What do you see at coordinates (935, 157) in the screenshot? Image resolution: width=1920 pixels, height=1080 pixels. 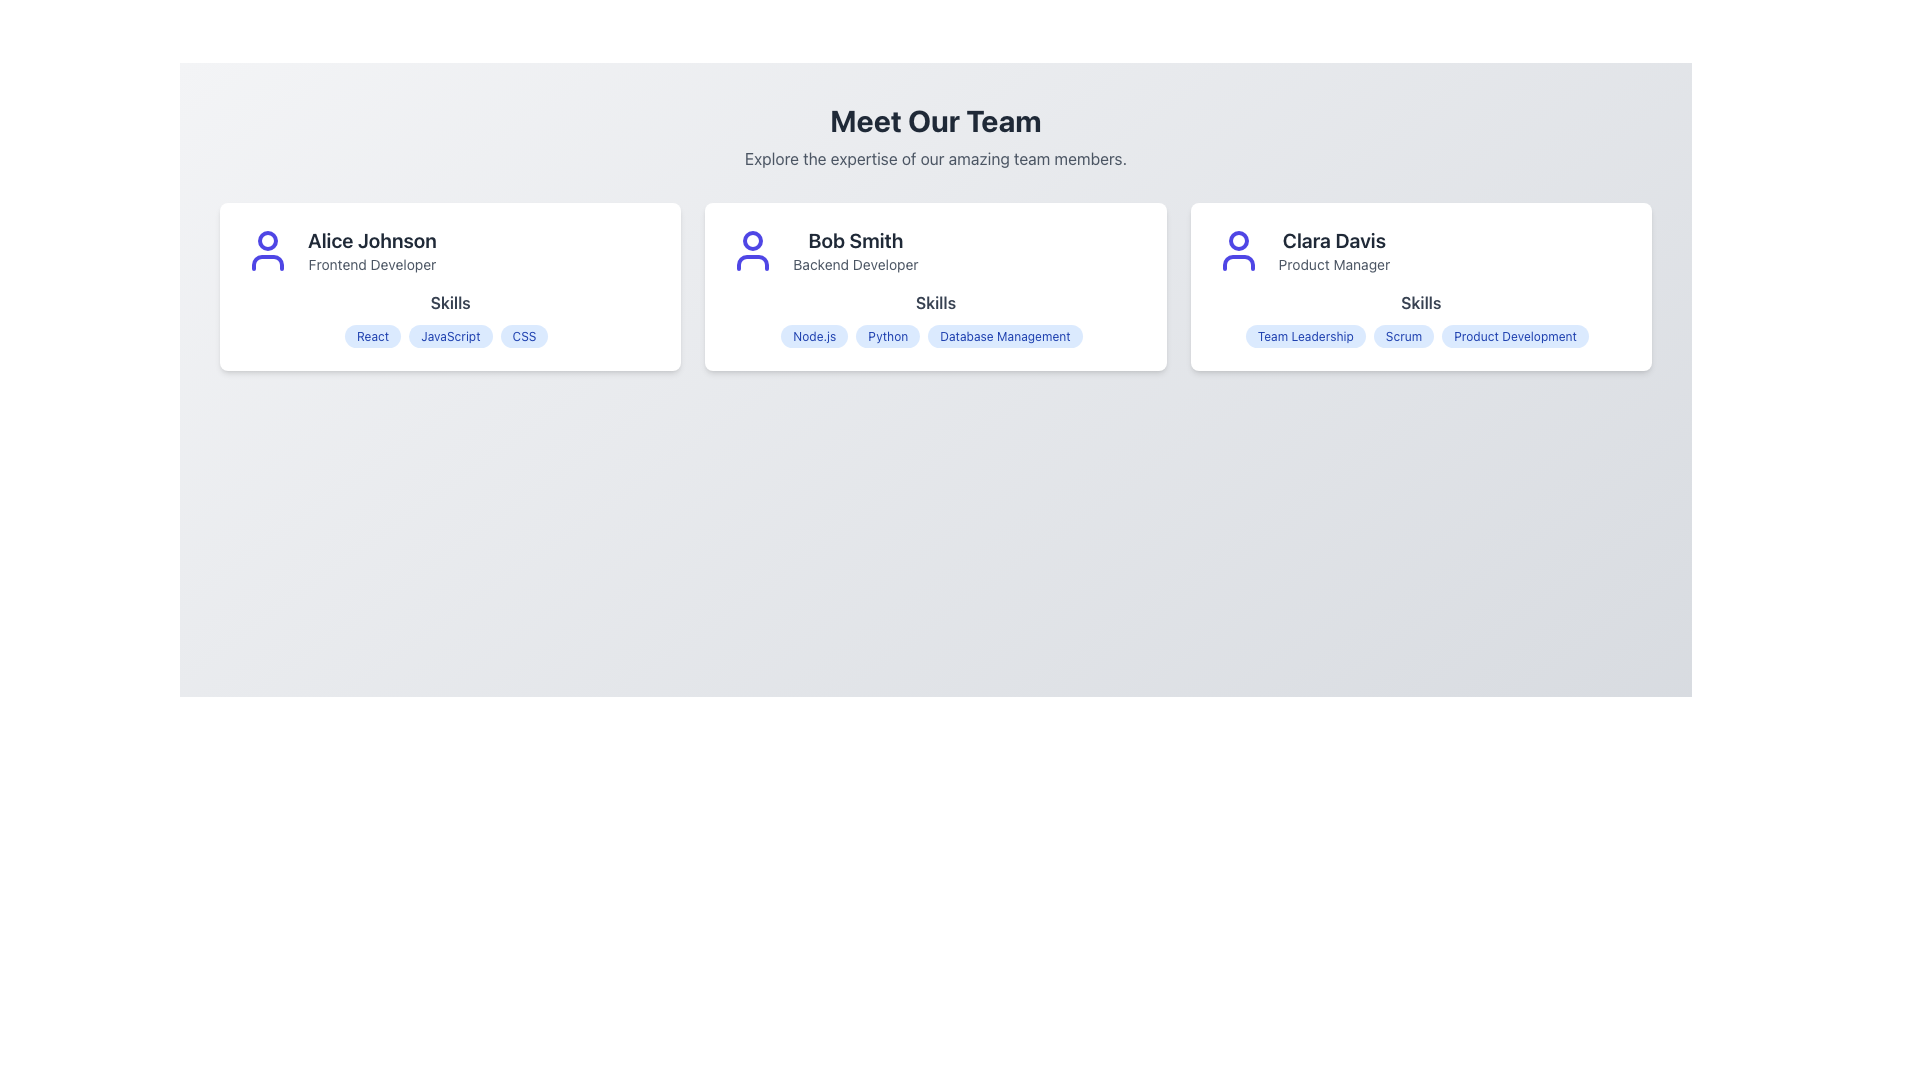 I see `the text element that reads 'Explore the expertise of our amazing team members.', located directly beneath the heading 'Meet Our Team'` at bounding box center [935, 157].